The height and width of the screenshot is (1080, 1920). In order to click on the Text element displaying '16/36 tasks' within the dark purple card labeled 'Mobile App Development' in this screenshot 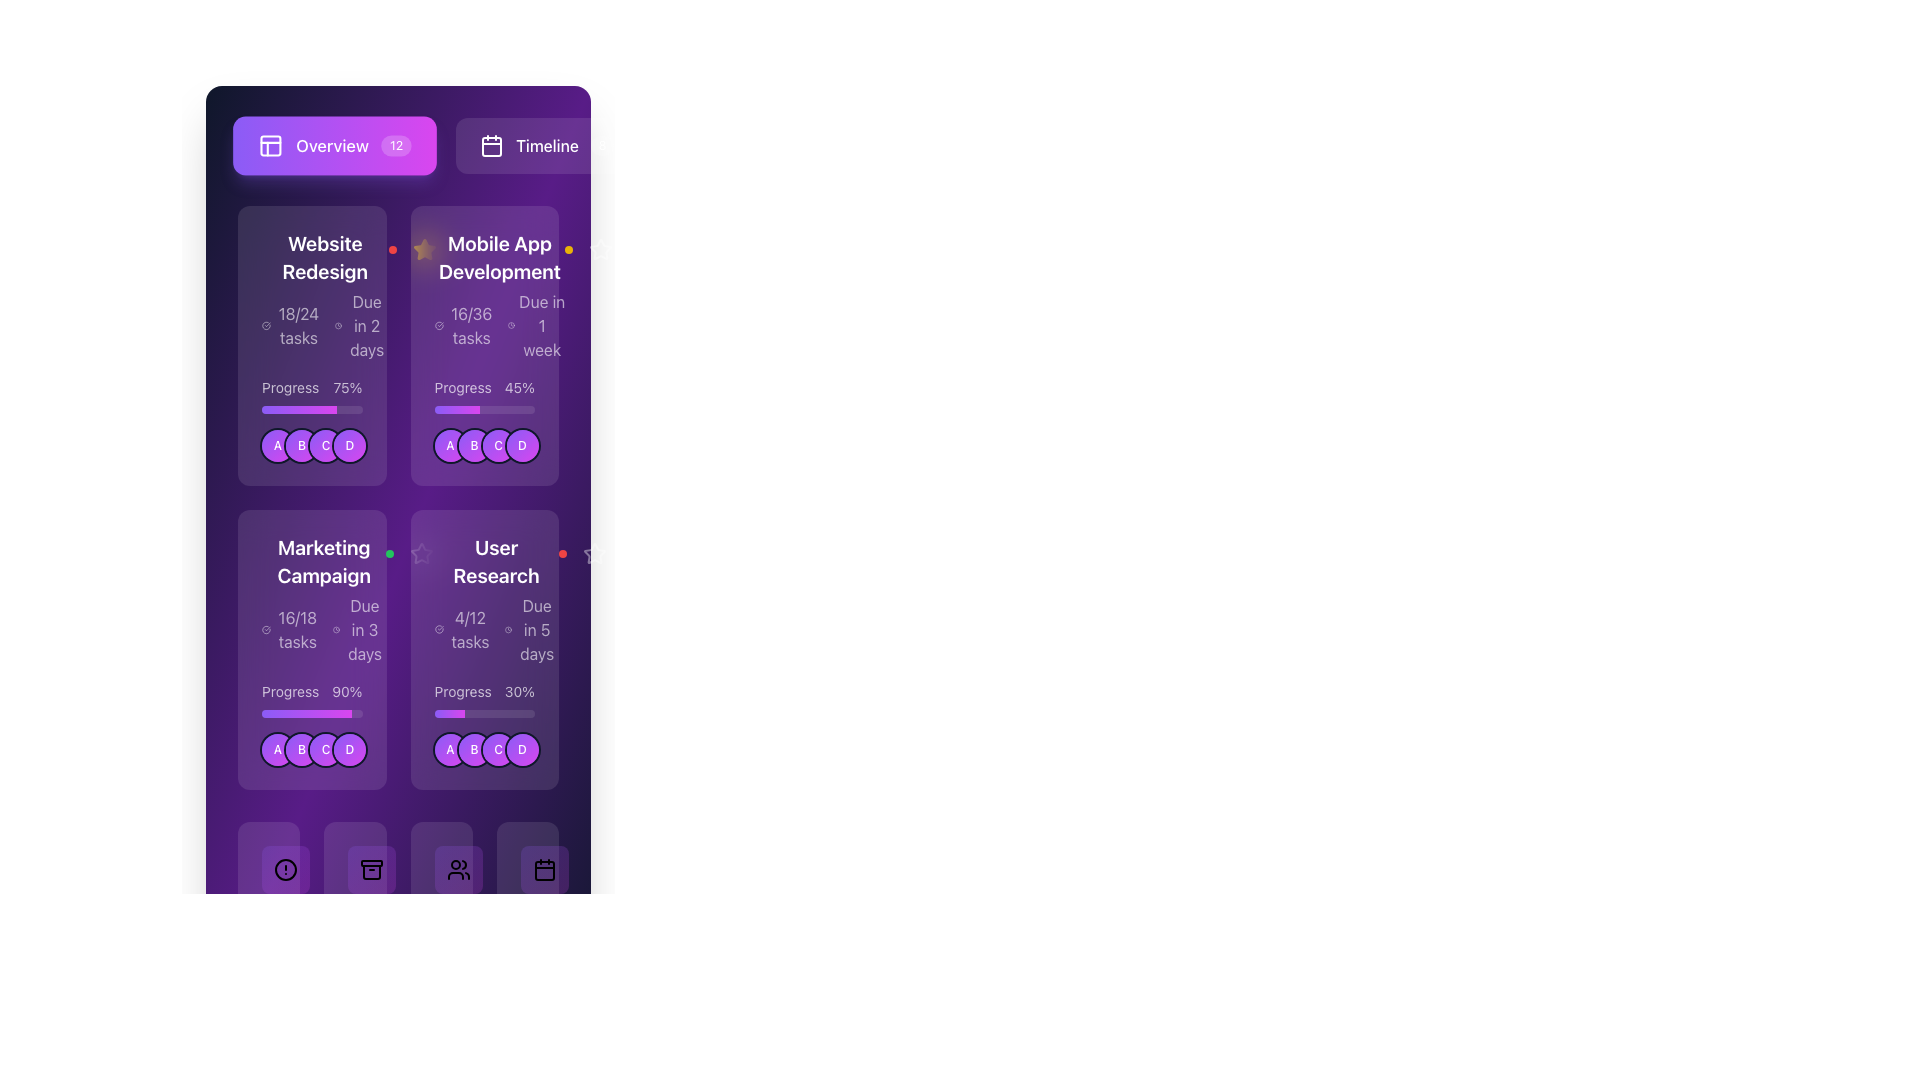, I will do `click(464, 325)`.